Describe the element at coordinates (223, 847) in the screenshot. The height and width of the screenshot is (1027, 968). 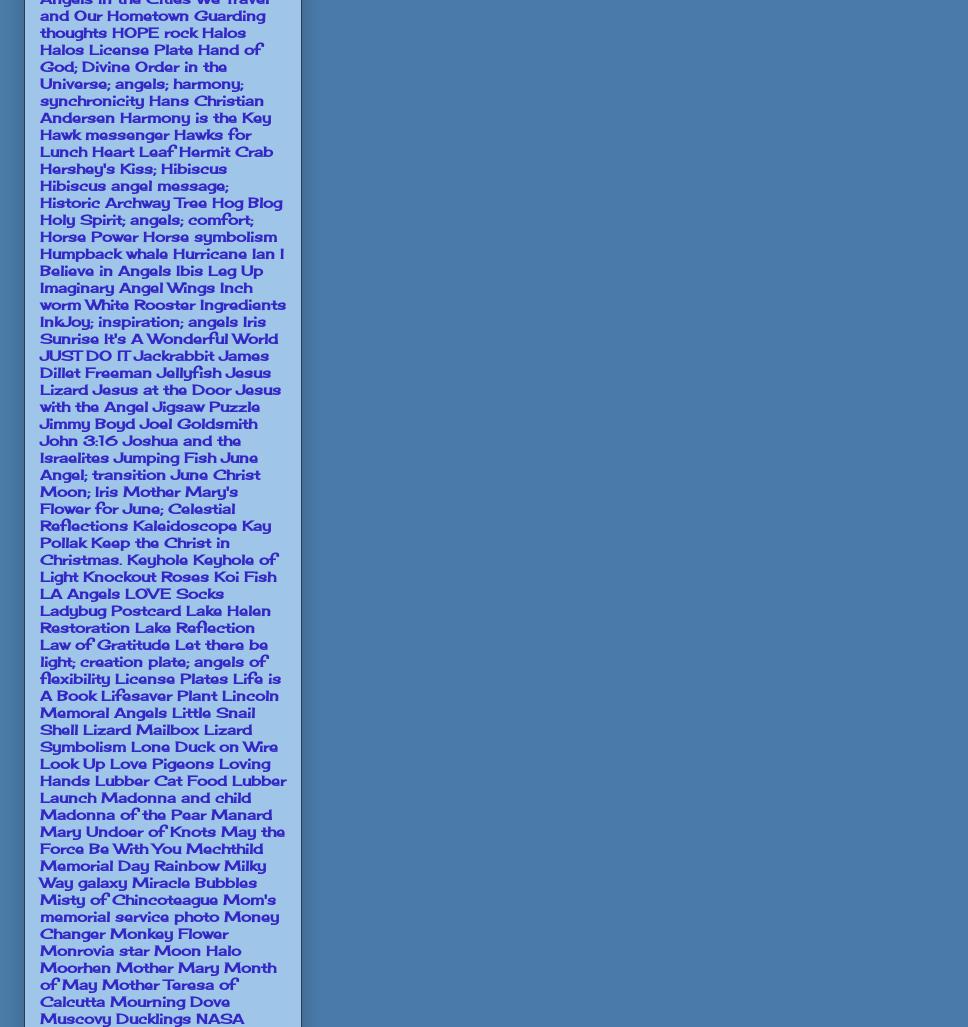
I see `'Mechthild'` at that location.